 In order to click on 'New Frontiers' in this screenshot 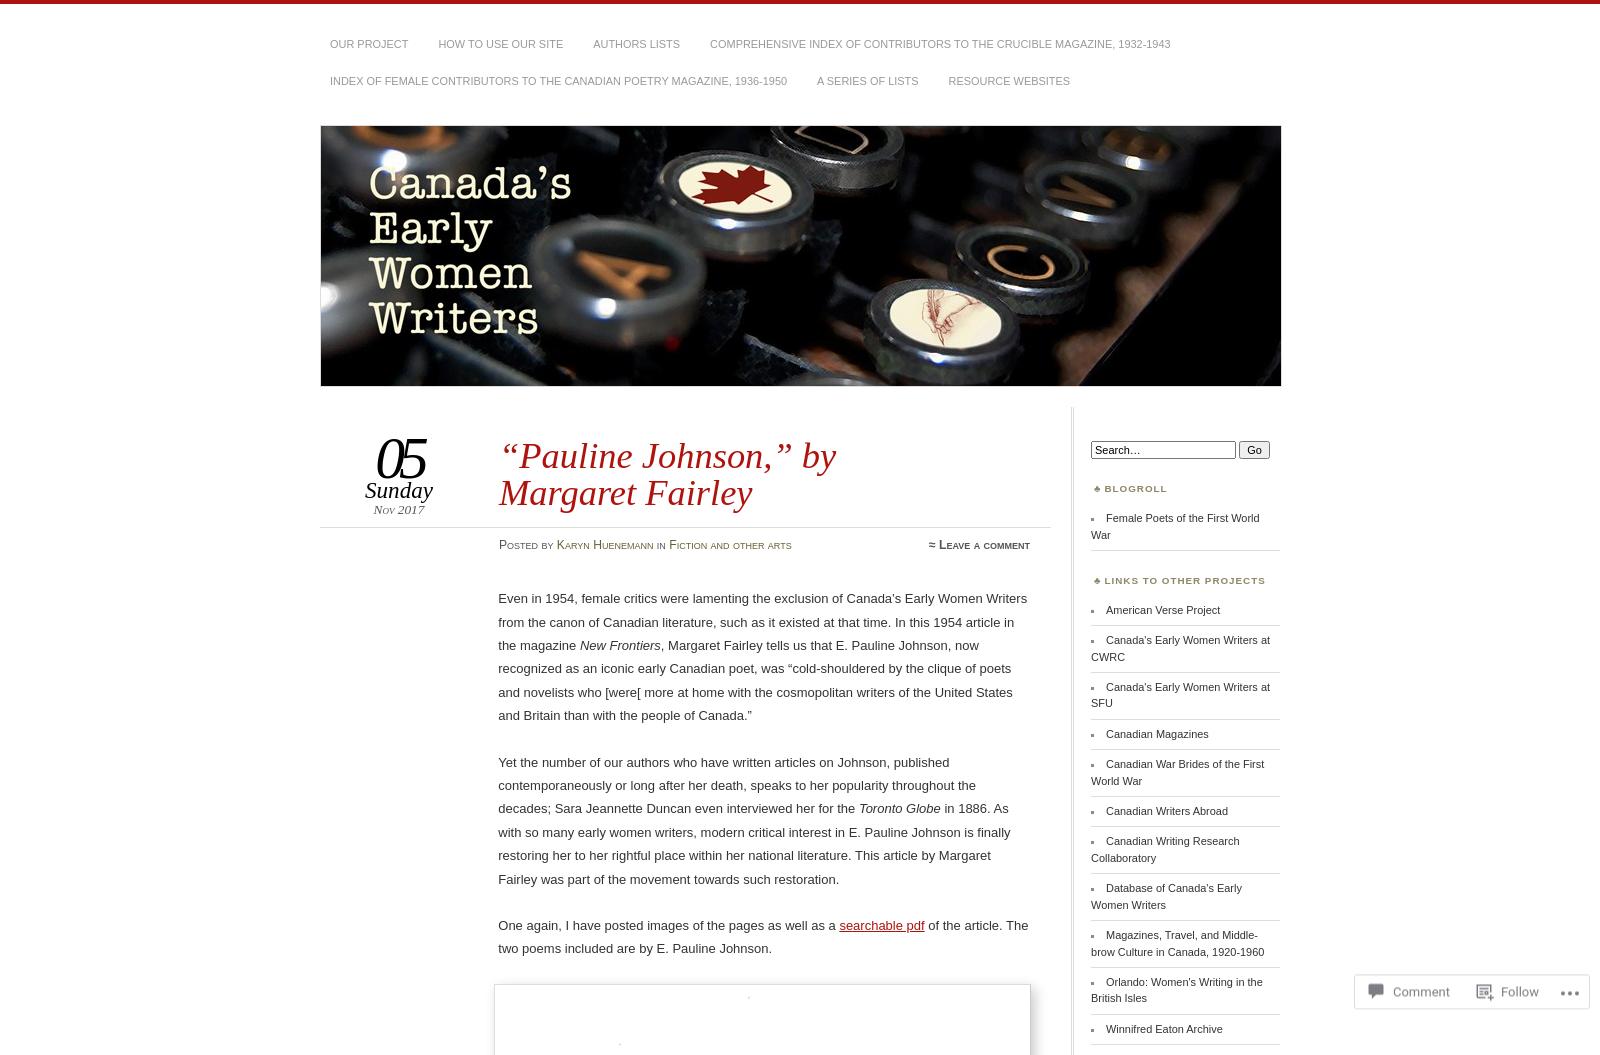, I will do `click(578, 645)`.